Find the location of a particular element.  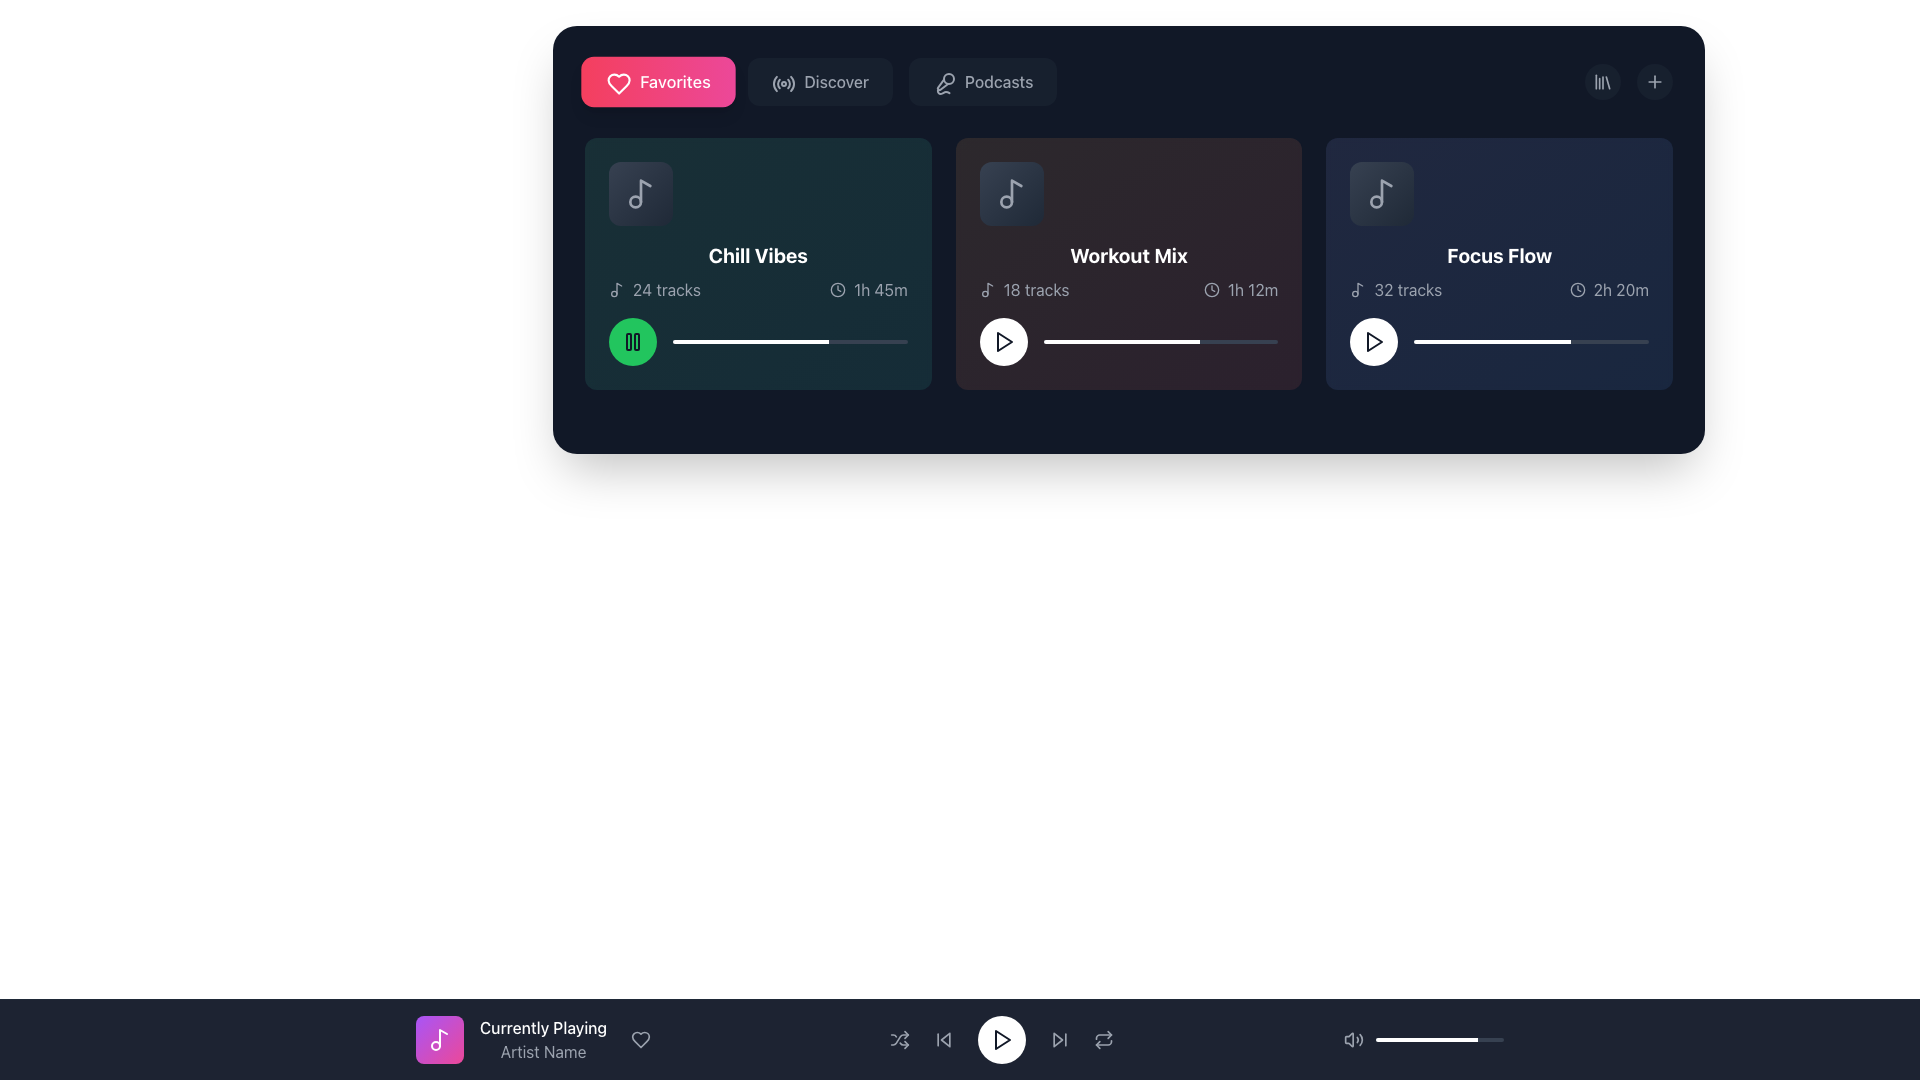

the static informational component displaying the duration of the 'Workout Mix' playlist, located in the bottom right section of the playlist card, aligned rightward of the '18 tracks' text is located at coordinates (1240, 289).